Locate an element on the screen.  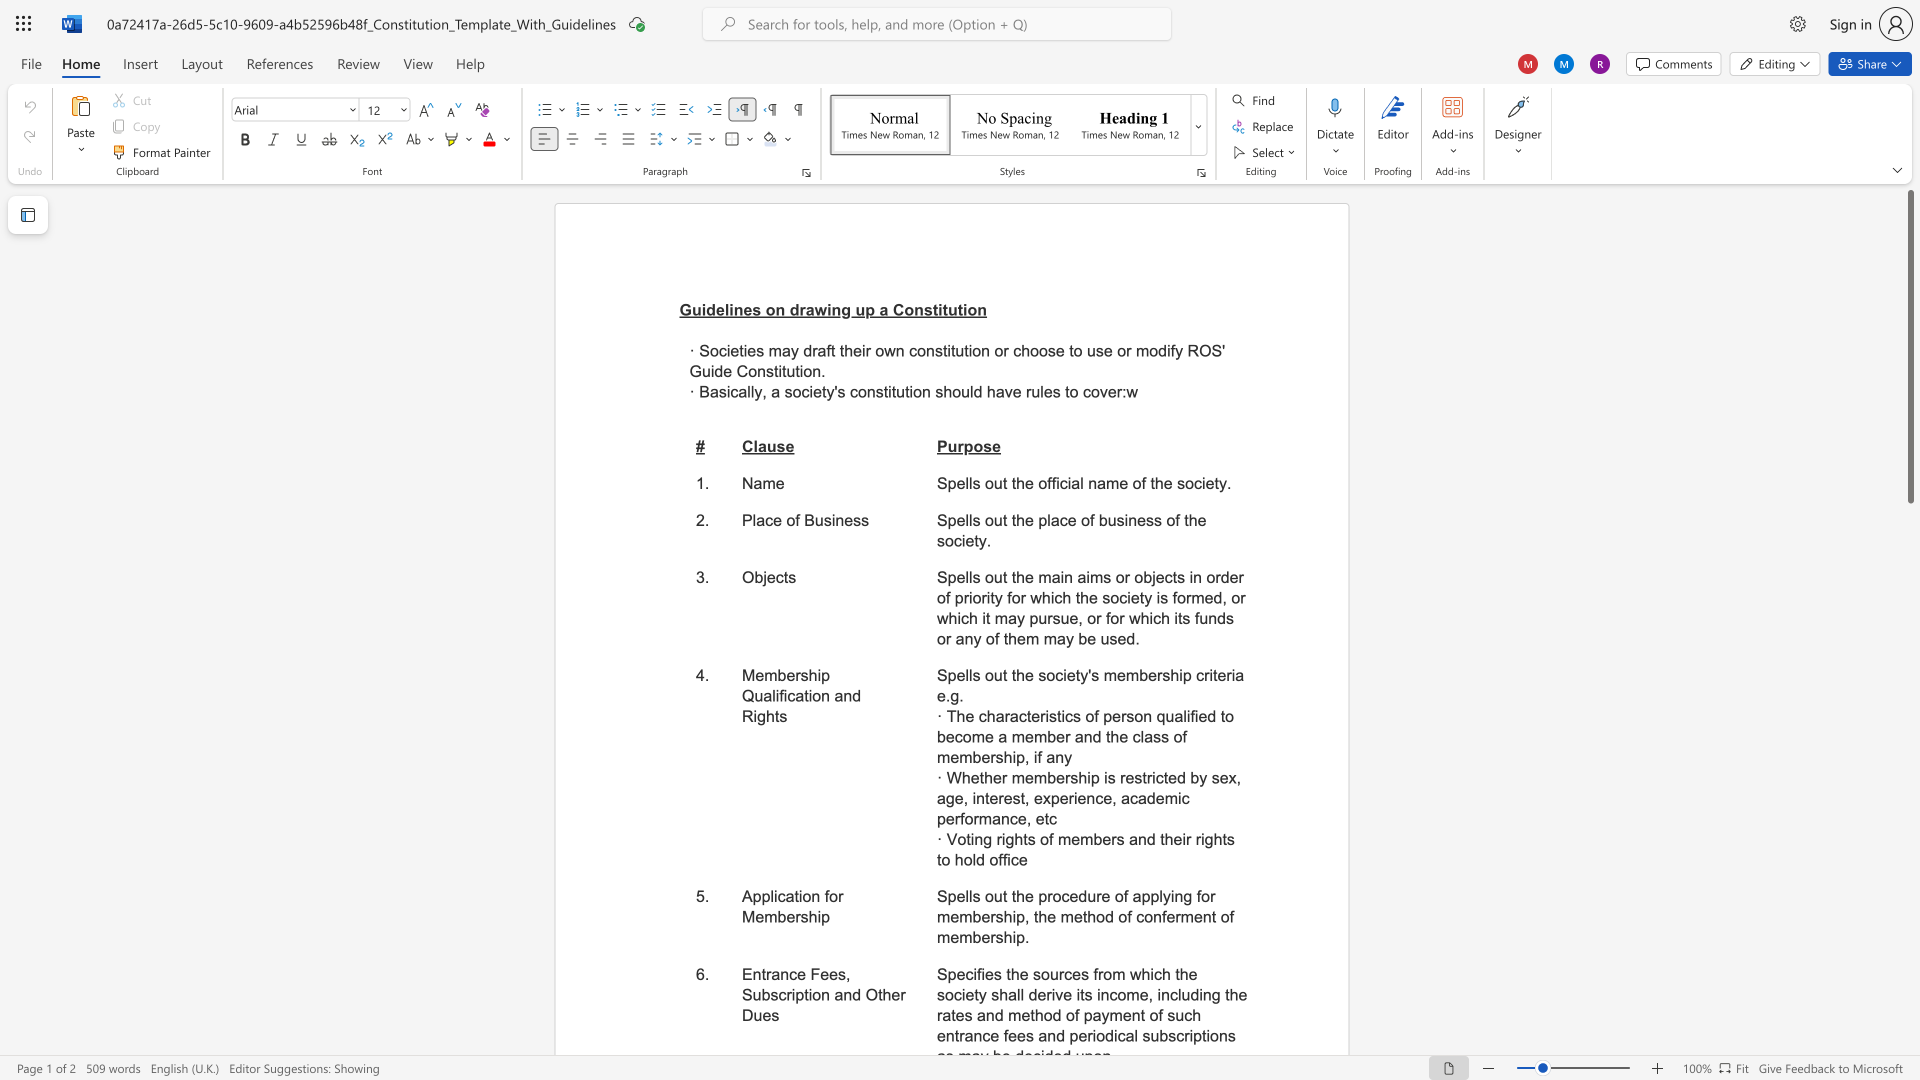
the space between the continuous character "i" and "n" in the text is located at coordinates (836, 519).